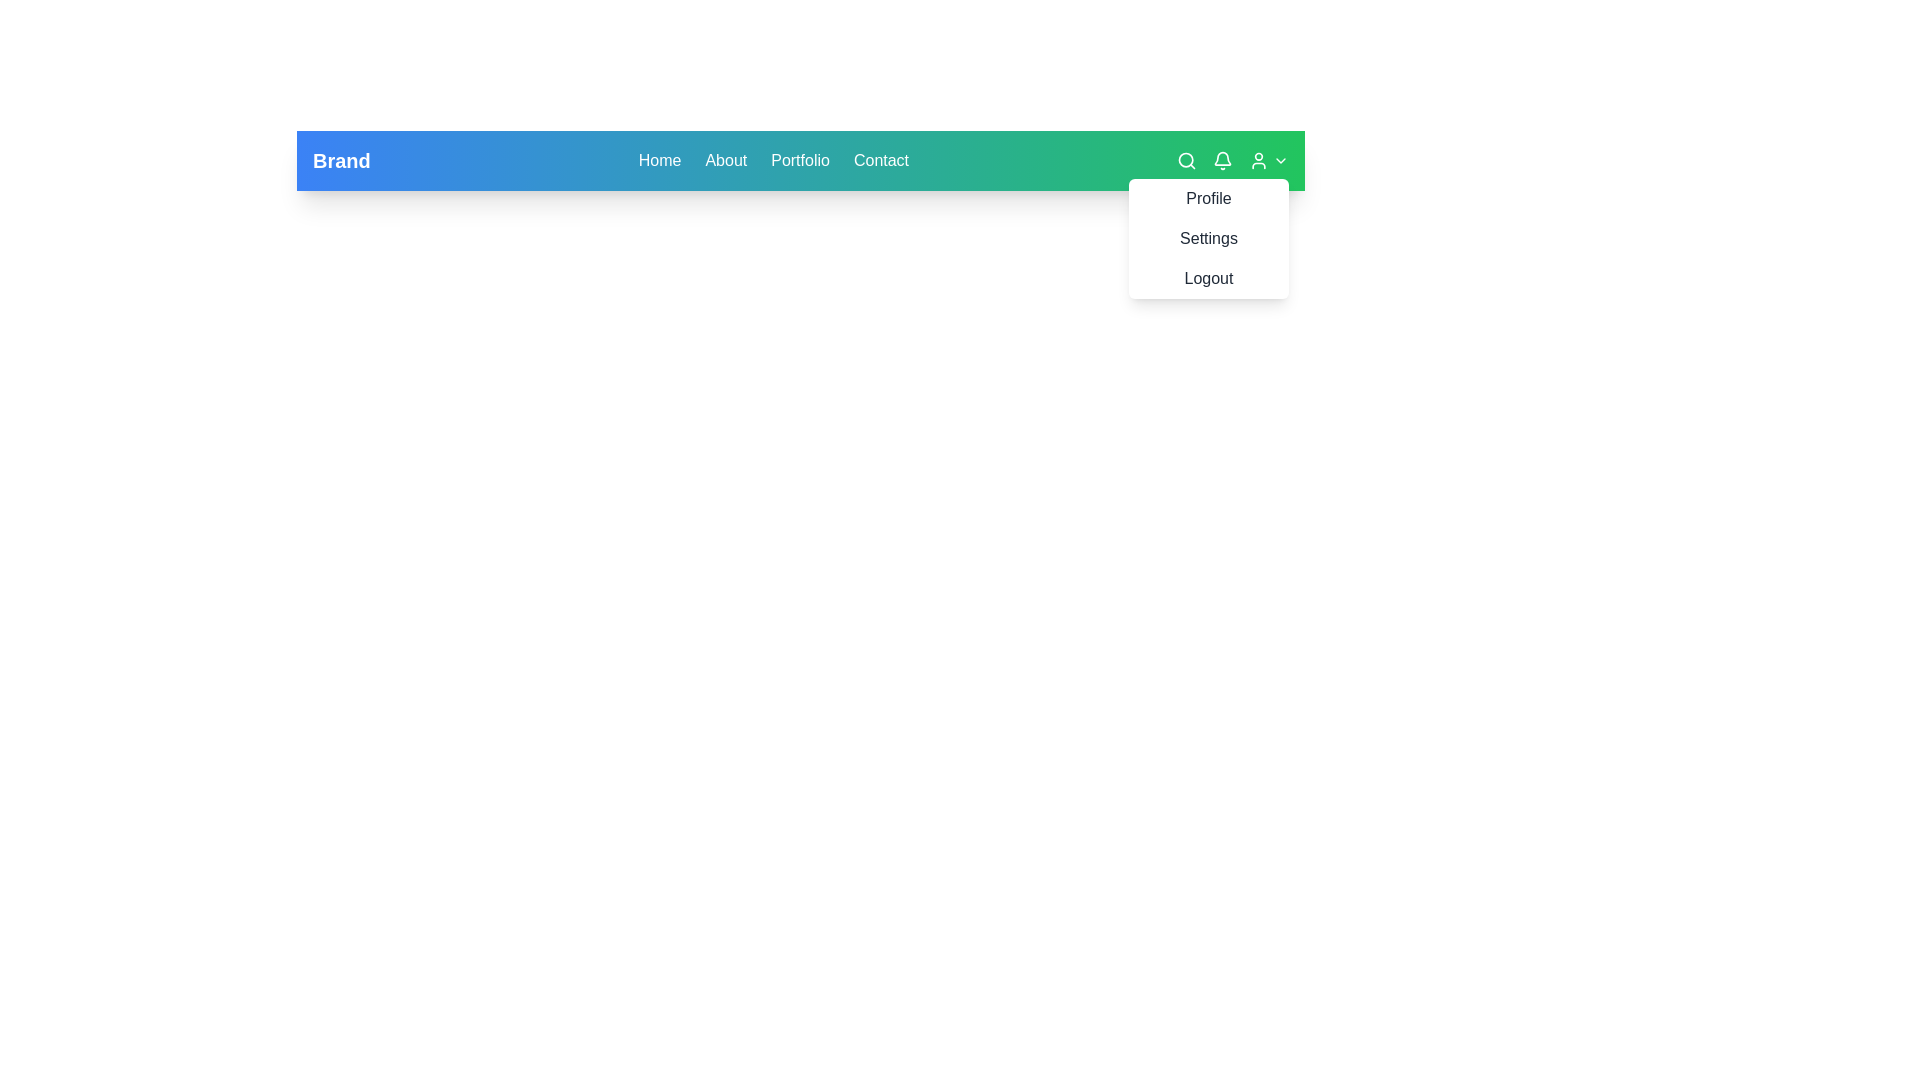 This screenshot has width=1920, height=1080. Describe the element at coordinates (800, 160) in the screenshot. I see `the 'Portfolio' hyperlink in the top-right navigation menu` at that location.